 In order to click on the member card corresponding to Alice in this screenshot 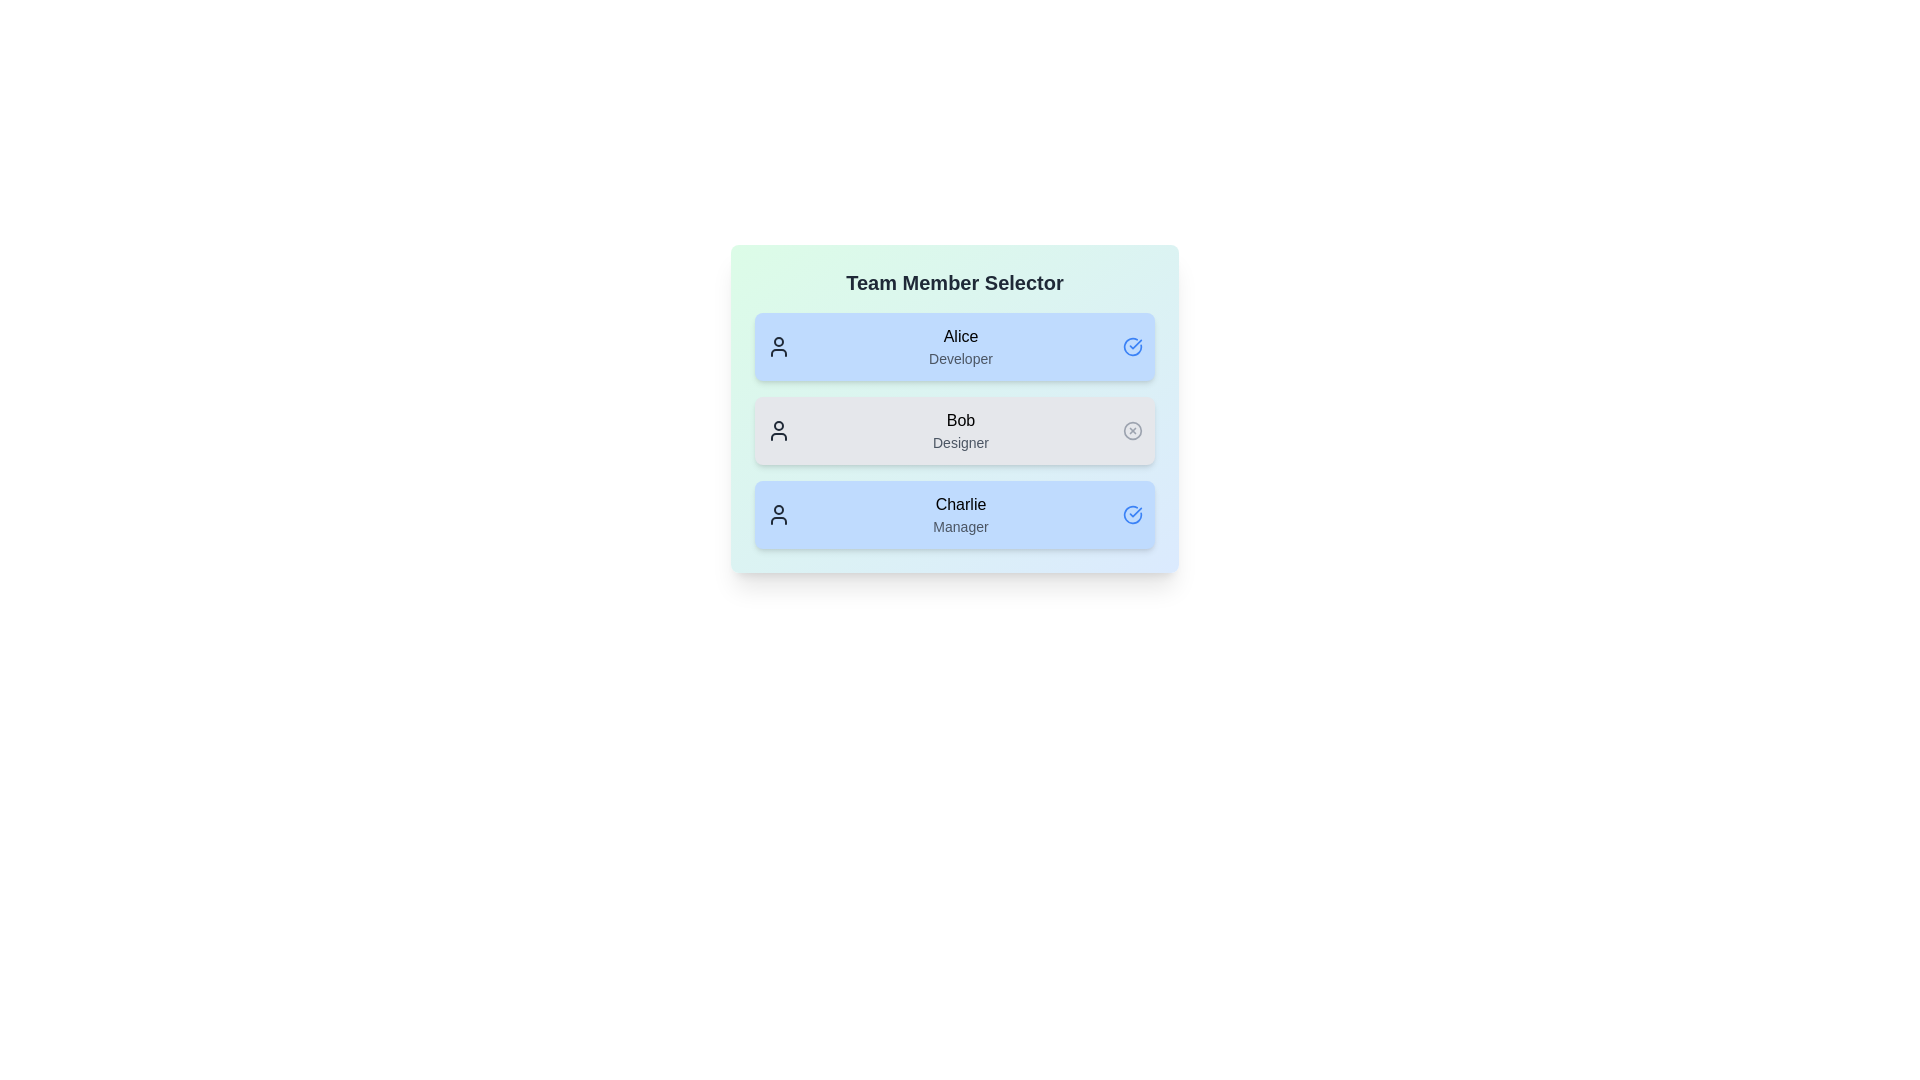, I will do `click(954, 346)`.